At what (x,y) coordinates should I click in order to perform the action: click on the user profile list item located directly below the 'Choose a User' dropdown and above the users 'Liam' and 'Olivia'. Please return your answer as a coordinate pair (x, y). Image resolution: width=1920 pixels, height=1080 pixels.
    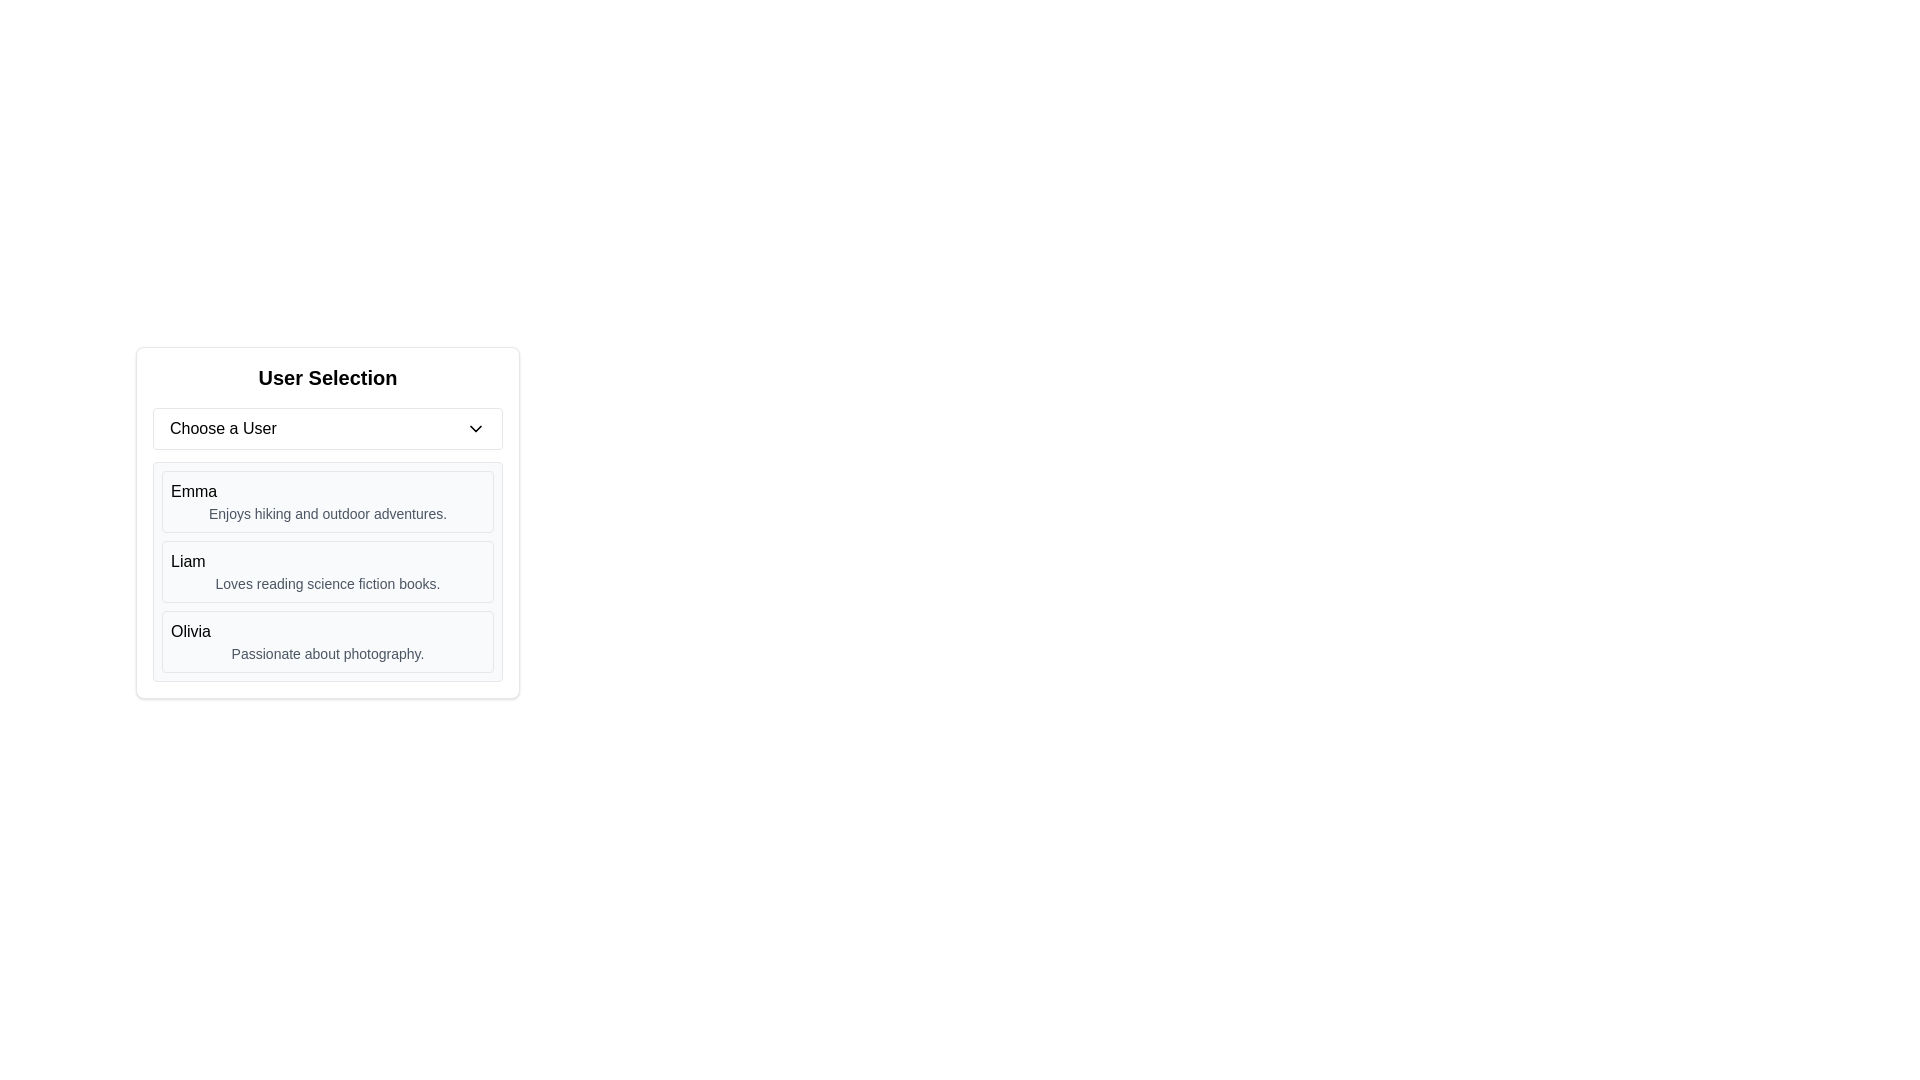
    Looking at the image, I should click on (327, 500).